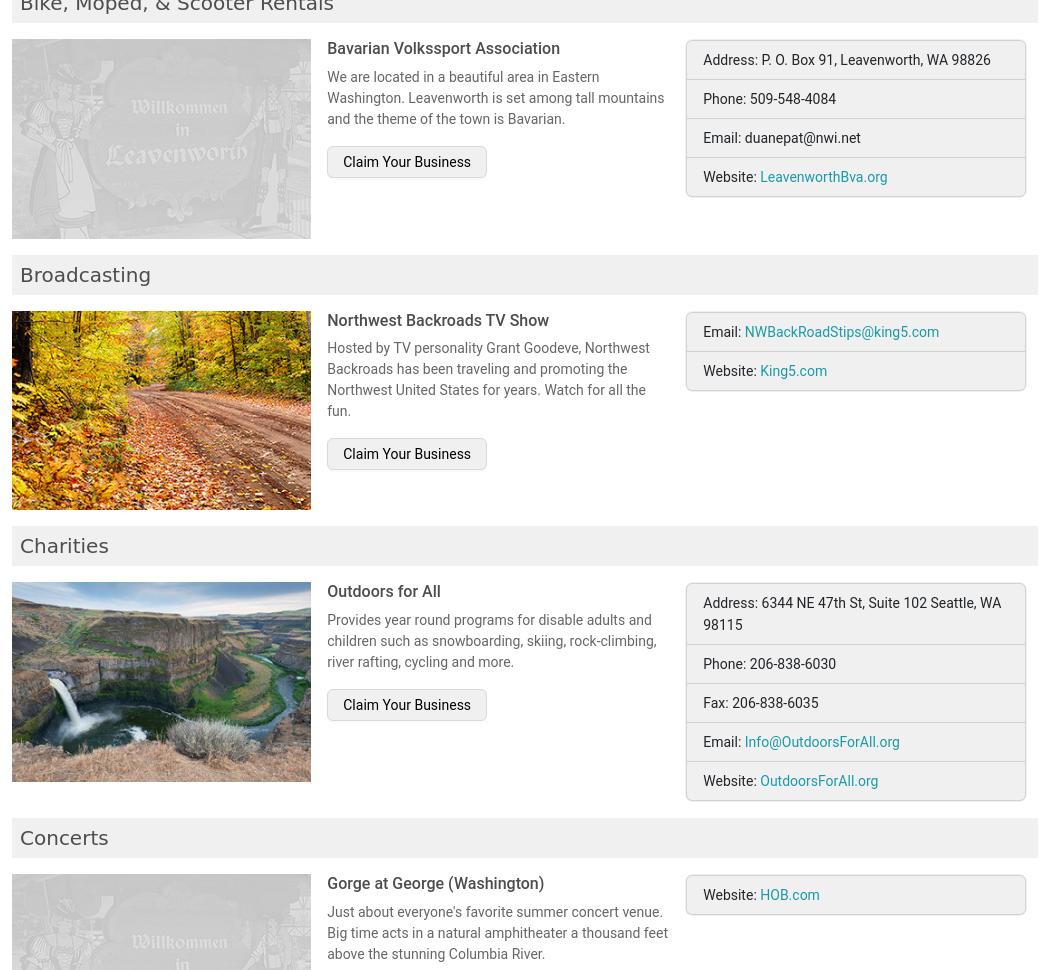  I want to click on 'Business Hours: Everyday 9AM-7PM PST USA', so click(506, 211).